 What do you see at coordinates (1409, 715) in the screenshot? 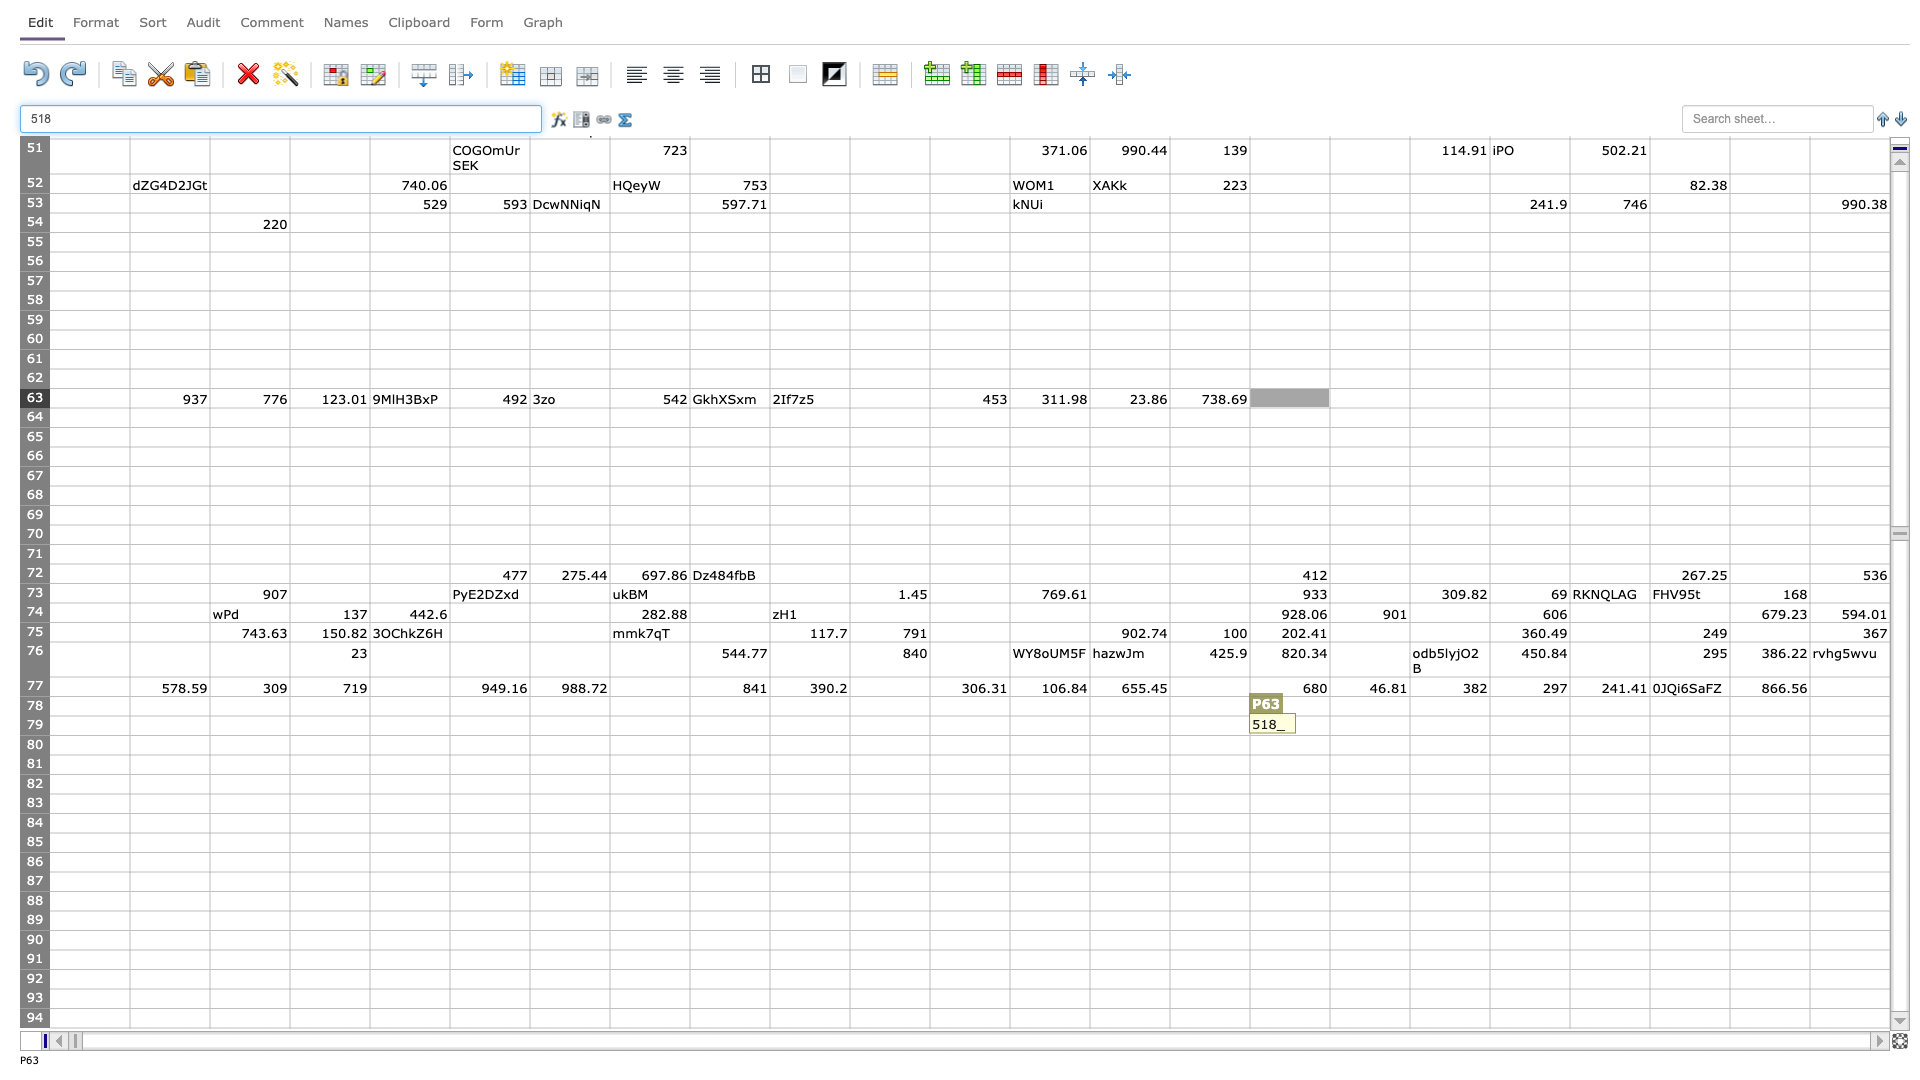
I see `Place cursor on top left corner of R79` at bounding box center [1409, 715].